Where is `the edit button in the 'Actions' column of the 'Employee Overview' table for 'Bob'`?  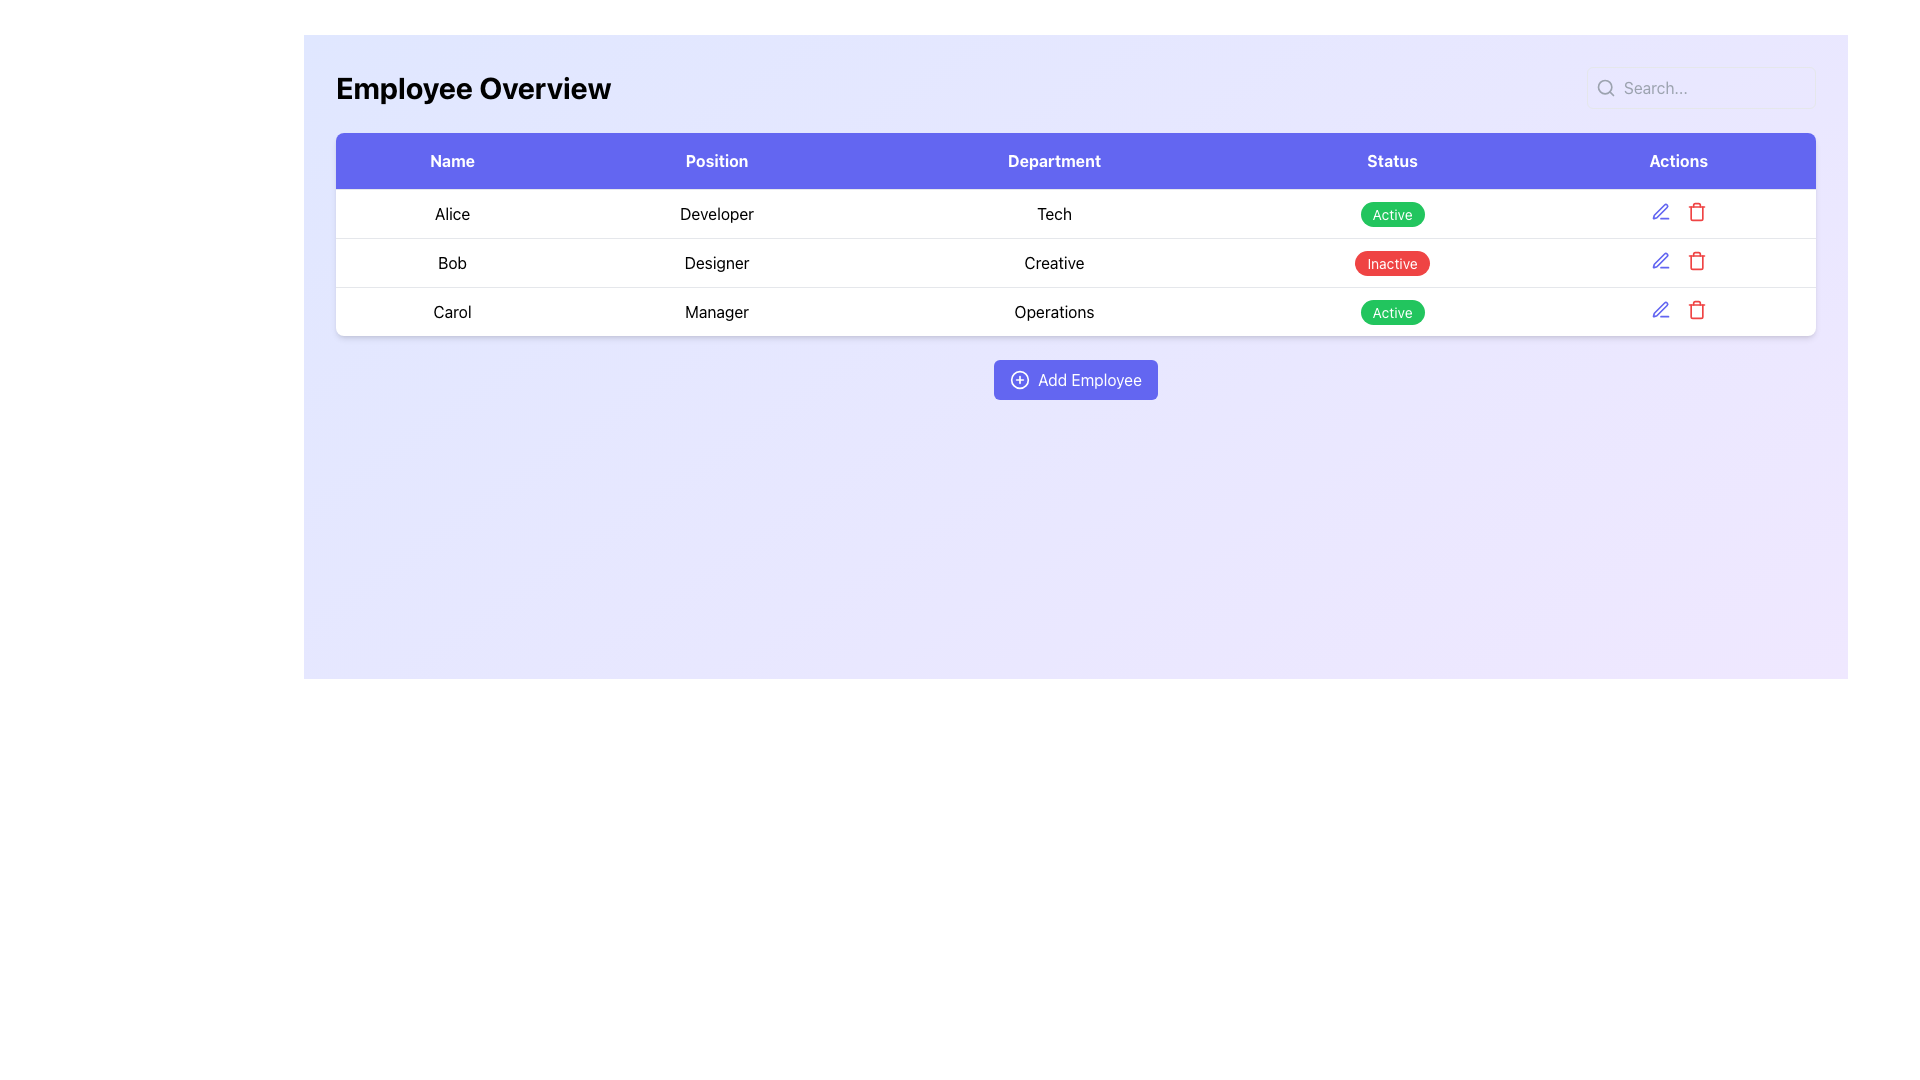
the edit button in the 'Actions' column of the 'Employee Overview' table for 'Bob' is located at coordinates (1660, 309).